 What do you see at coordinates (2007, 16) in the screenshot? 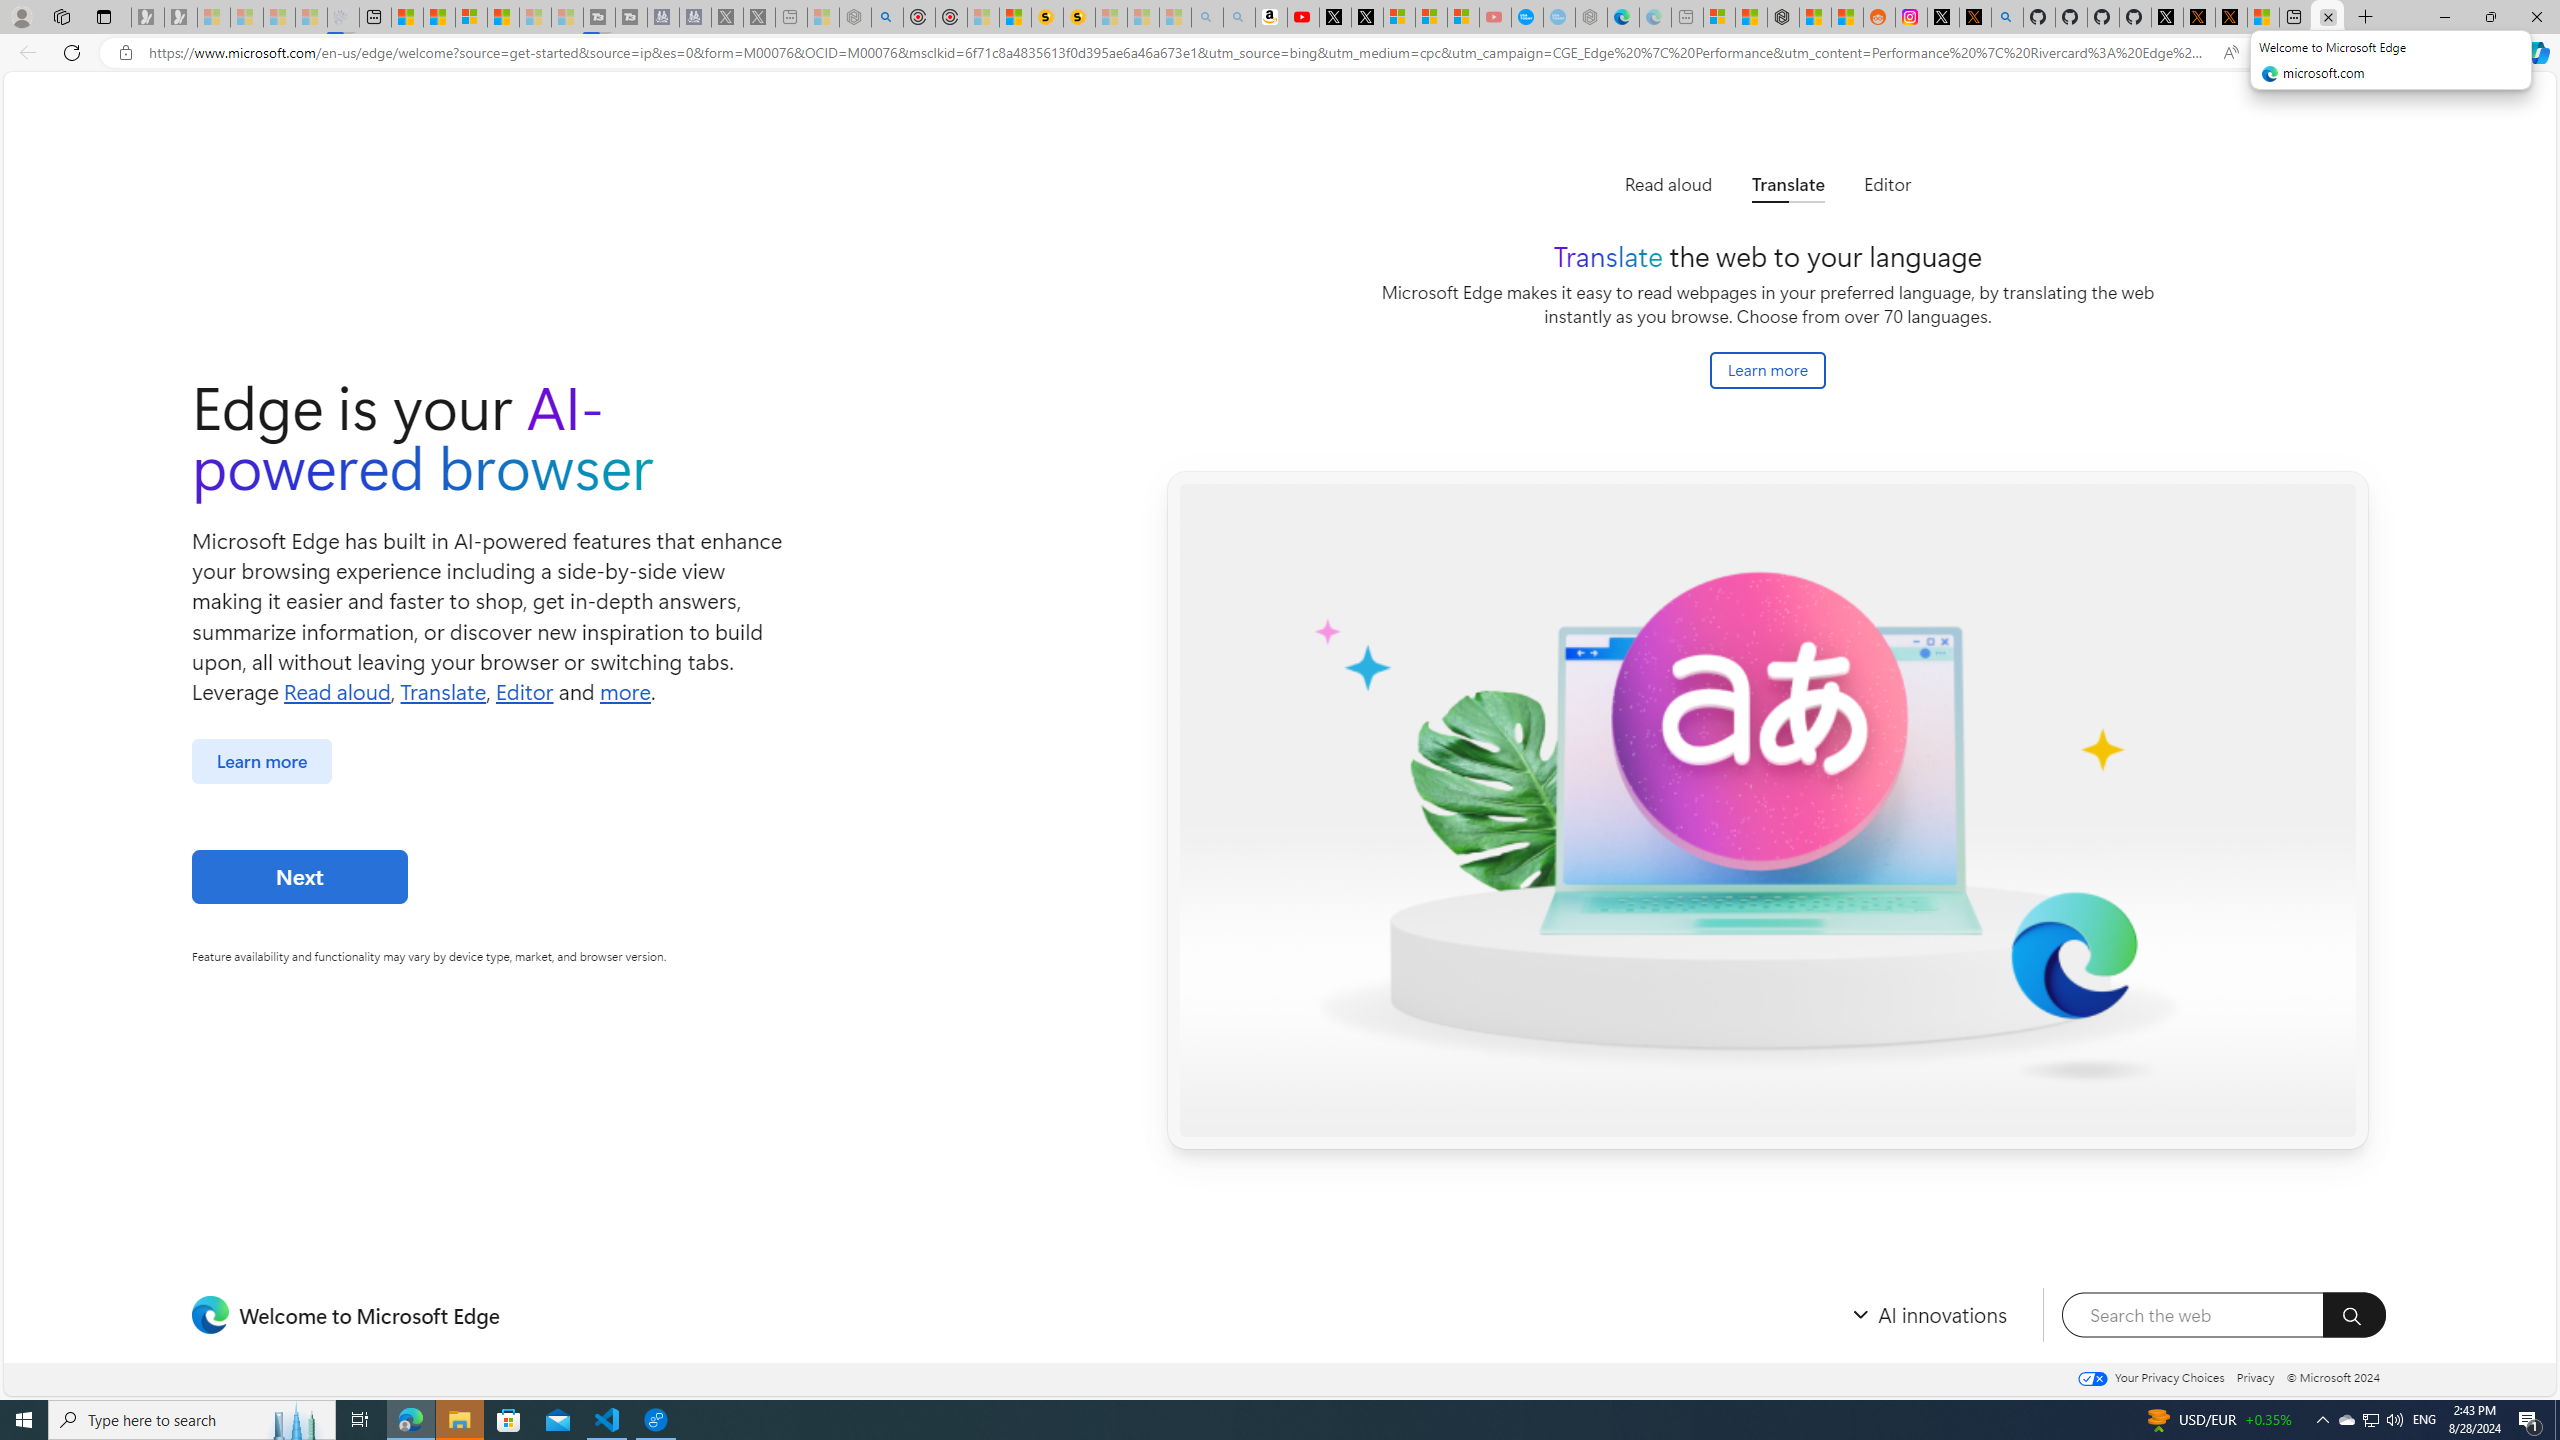
I see `'github - Search'` at bounding box center [2007, 16].